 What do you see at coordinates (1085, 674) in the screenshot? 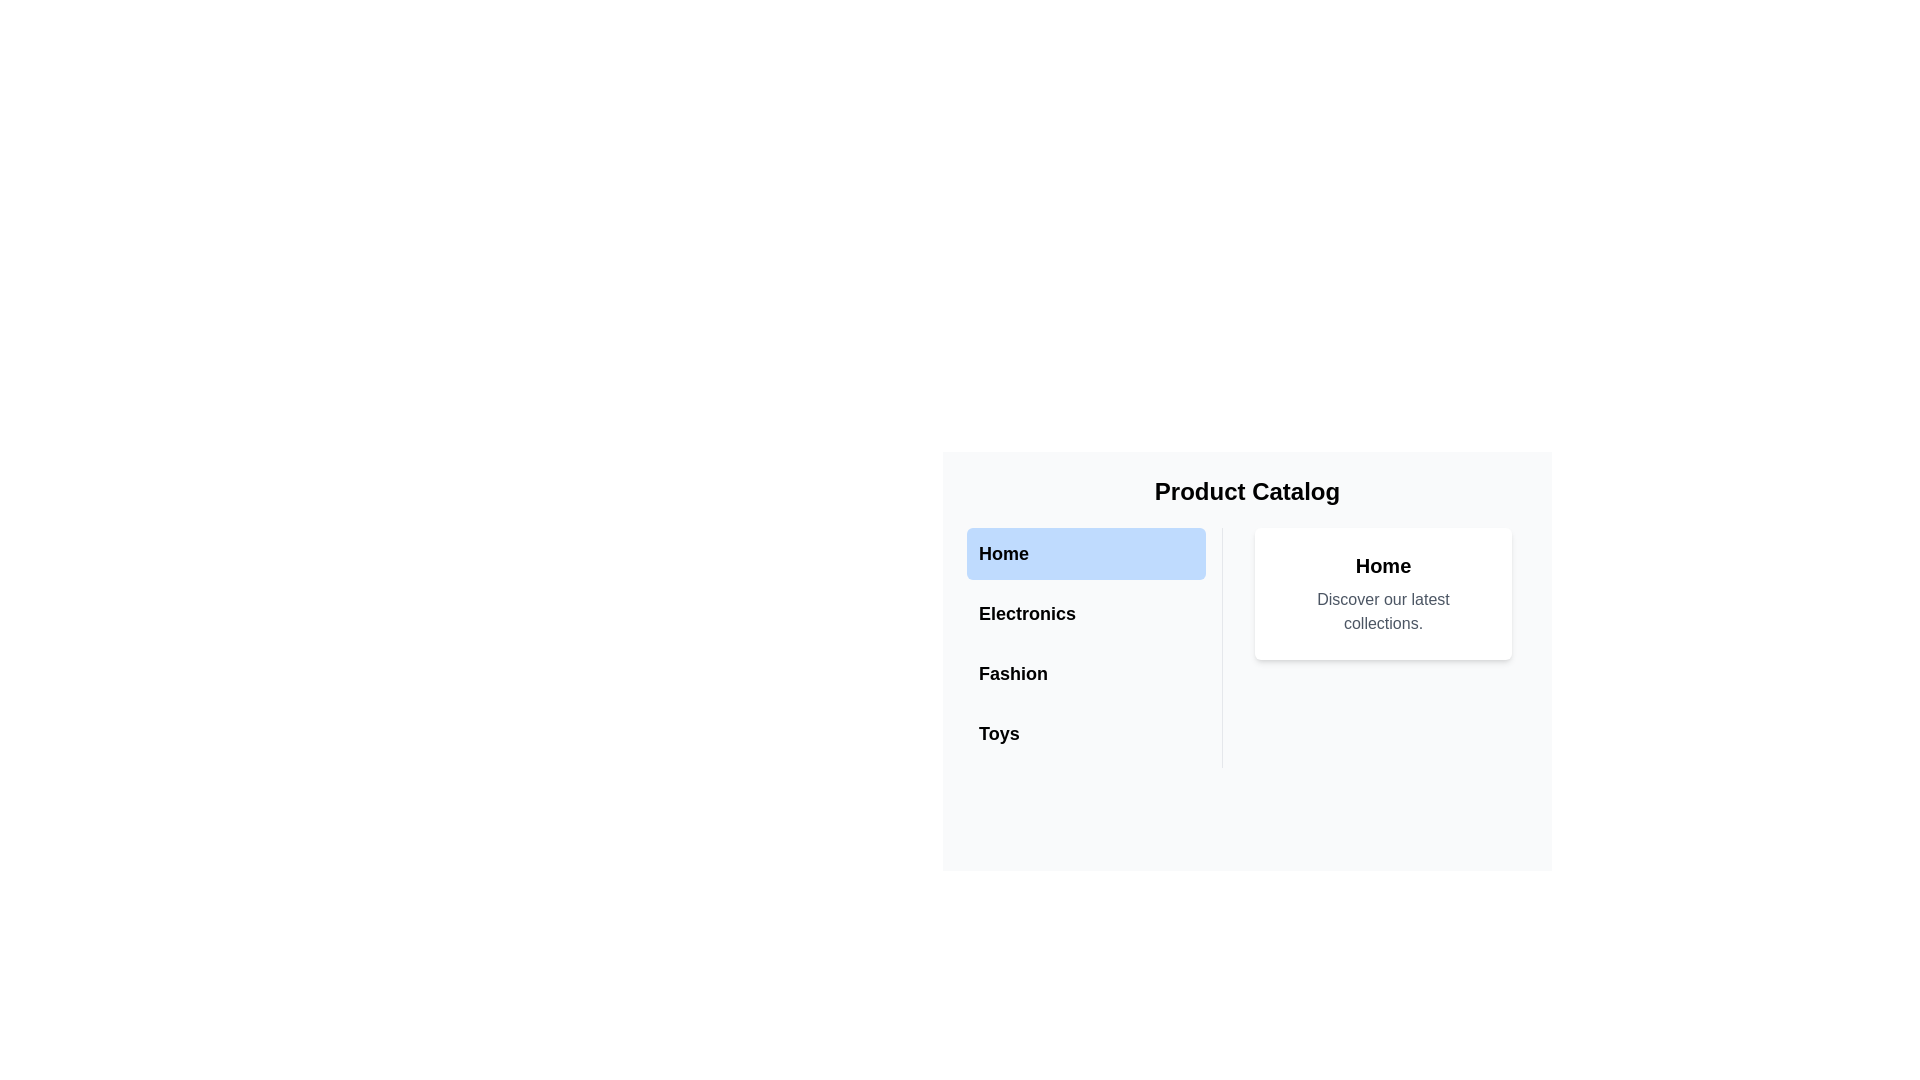
I see `the third category button in the sidebar` at bounding box center [1085, 674].